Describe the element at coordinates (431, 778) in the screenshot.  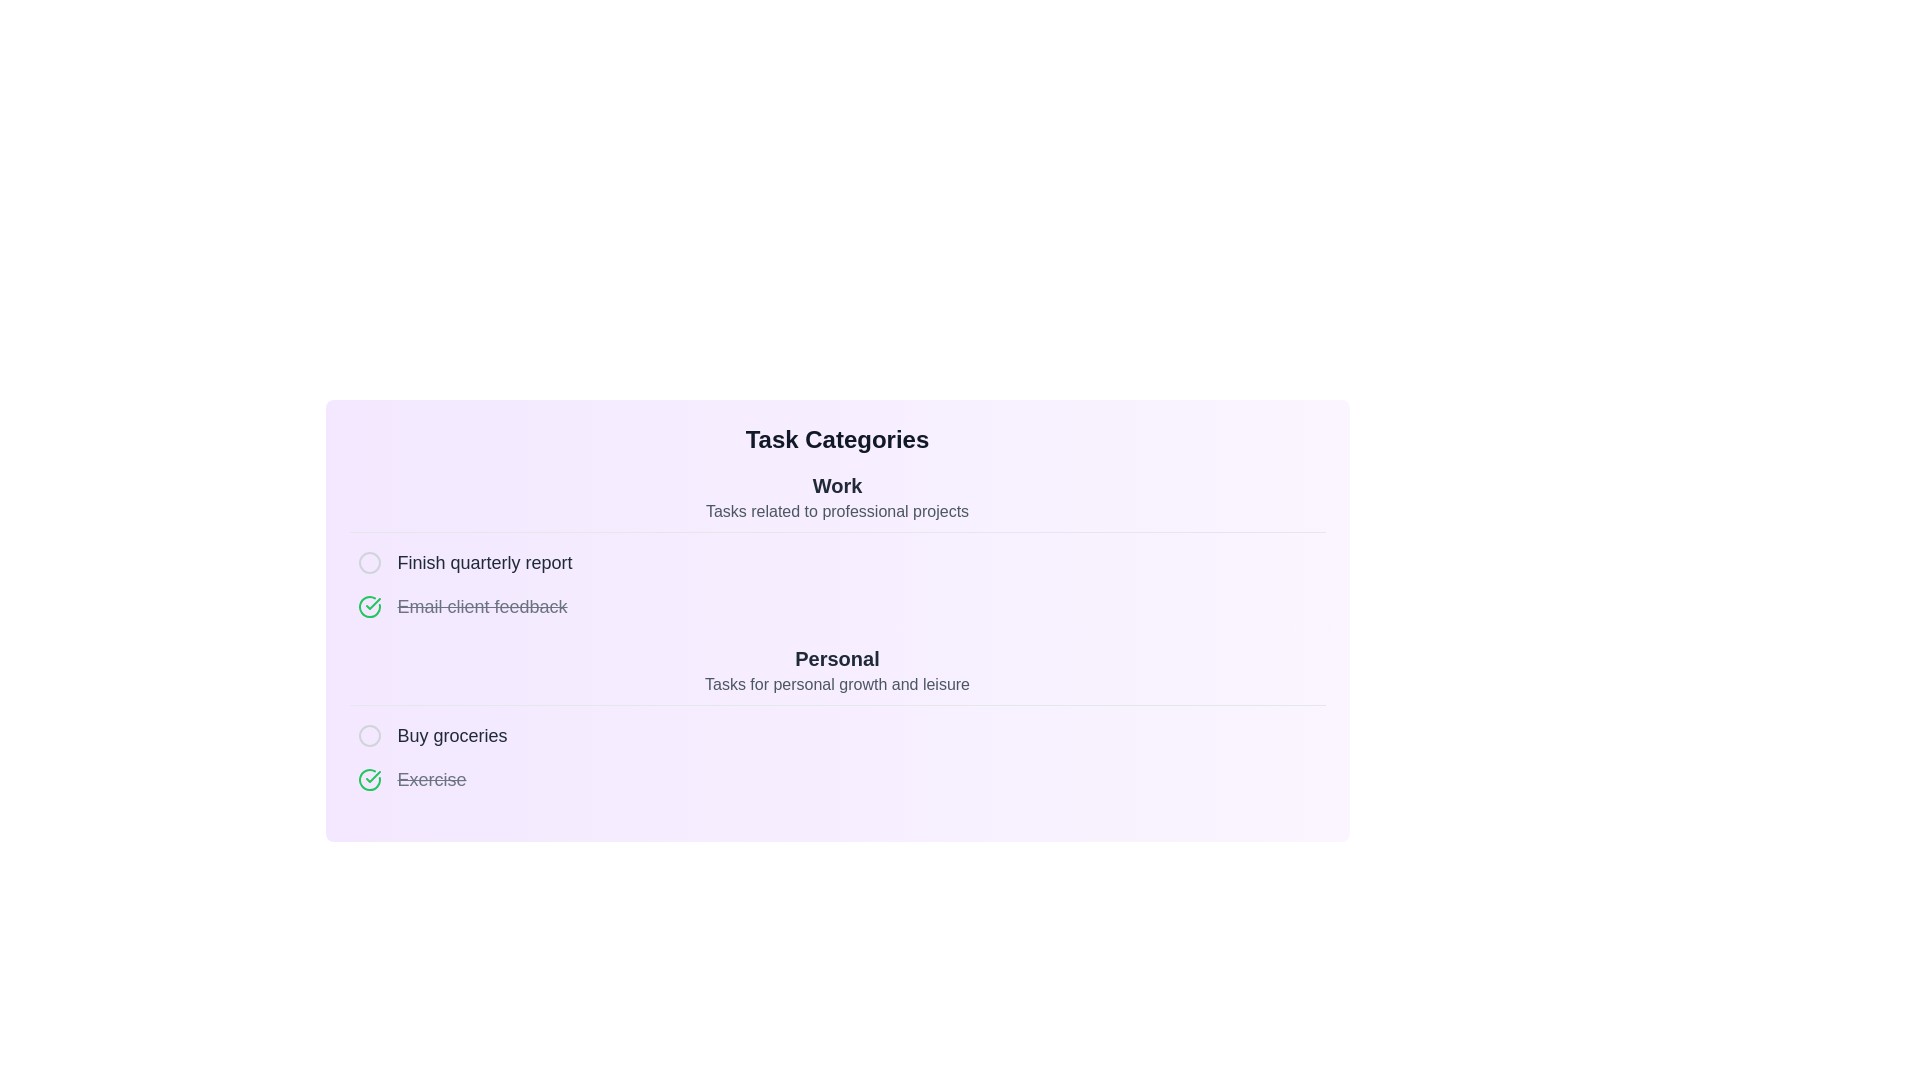
I see `the state of the text label reading 'Exercise', which is styled with a line-through effect and is located to the right of a circular checkmark icon in the 'Personal' task category` at that location.